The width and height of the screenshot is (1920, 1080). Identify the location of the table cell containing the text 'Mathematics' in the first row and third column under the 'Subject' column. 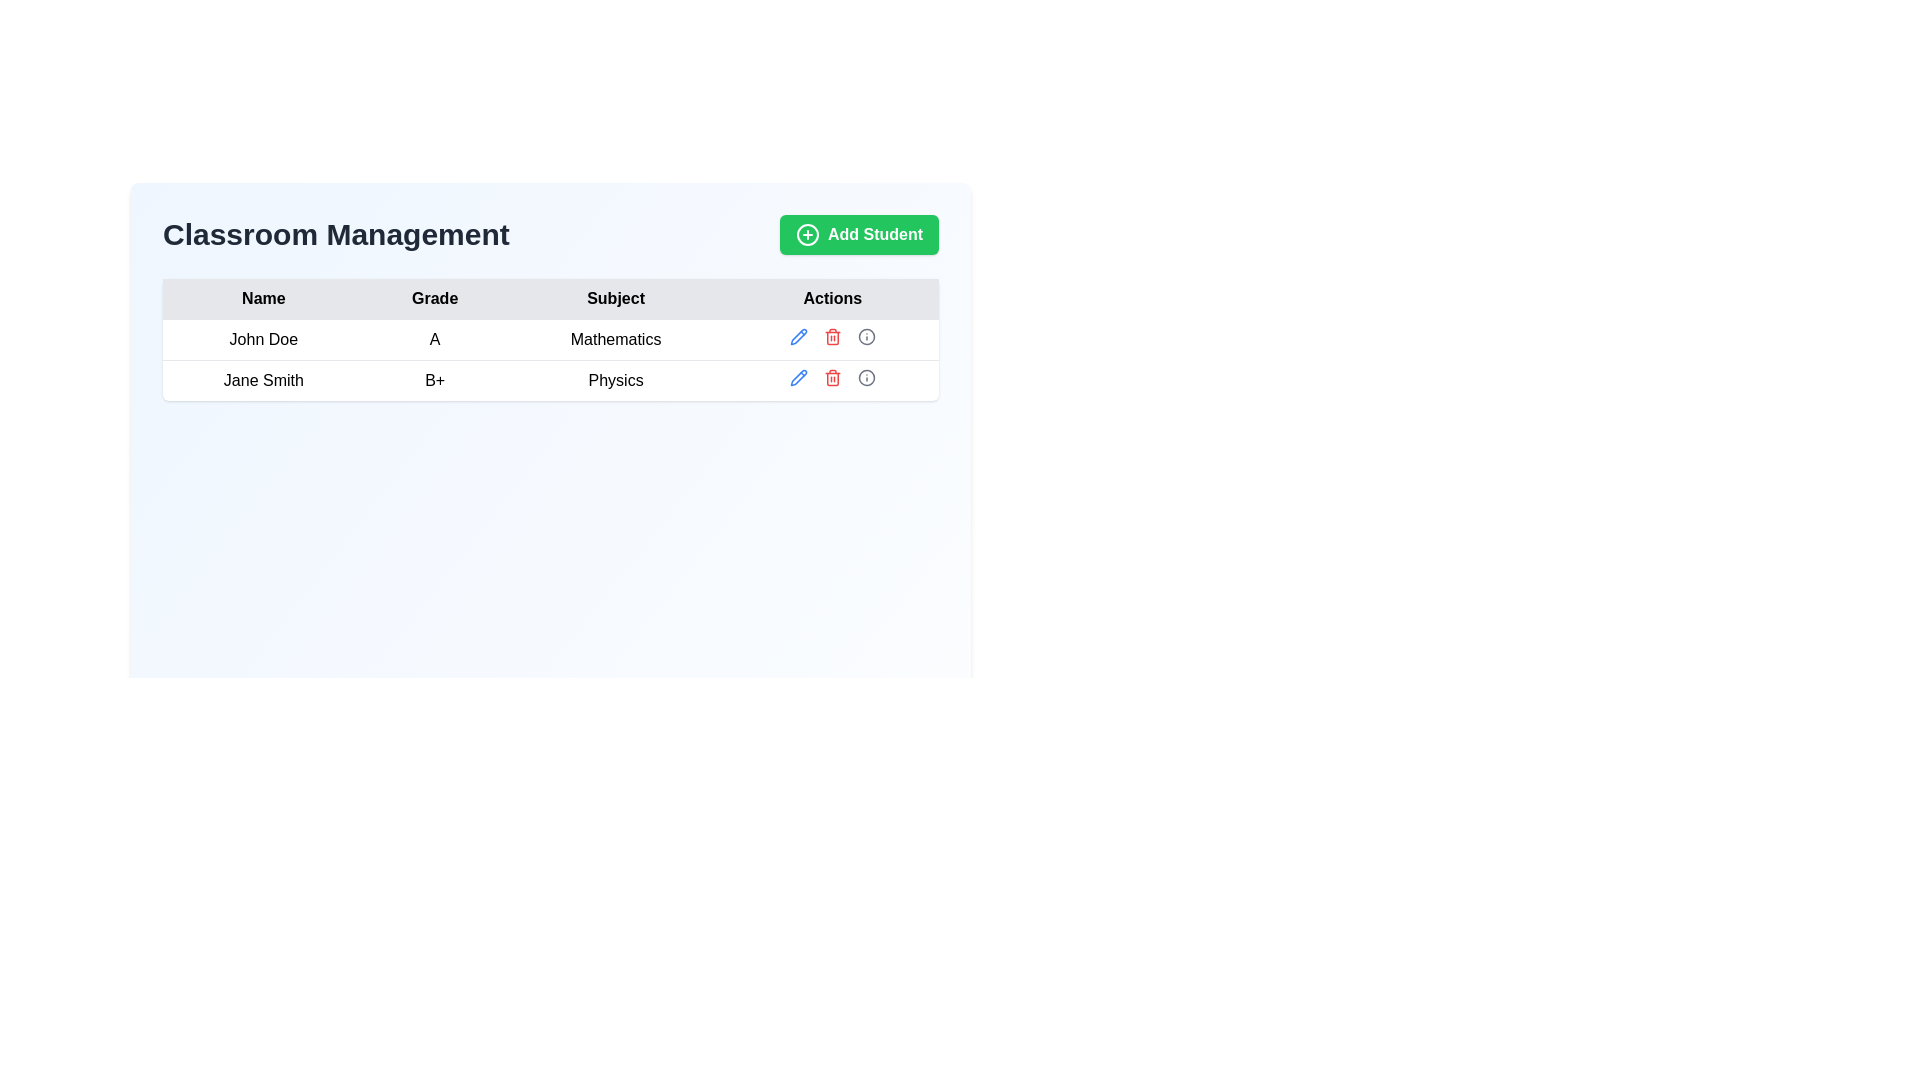
(615, 338).